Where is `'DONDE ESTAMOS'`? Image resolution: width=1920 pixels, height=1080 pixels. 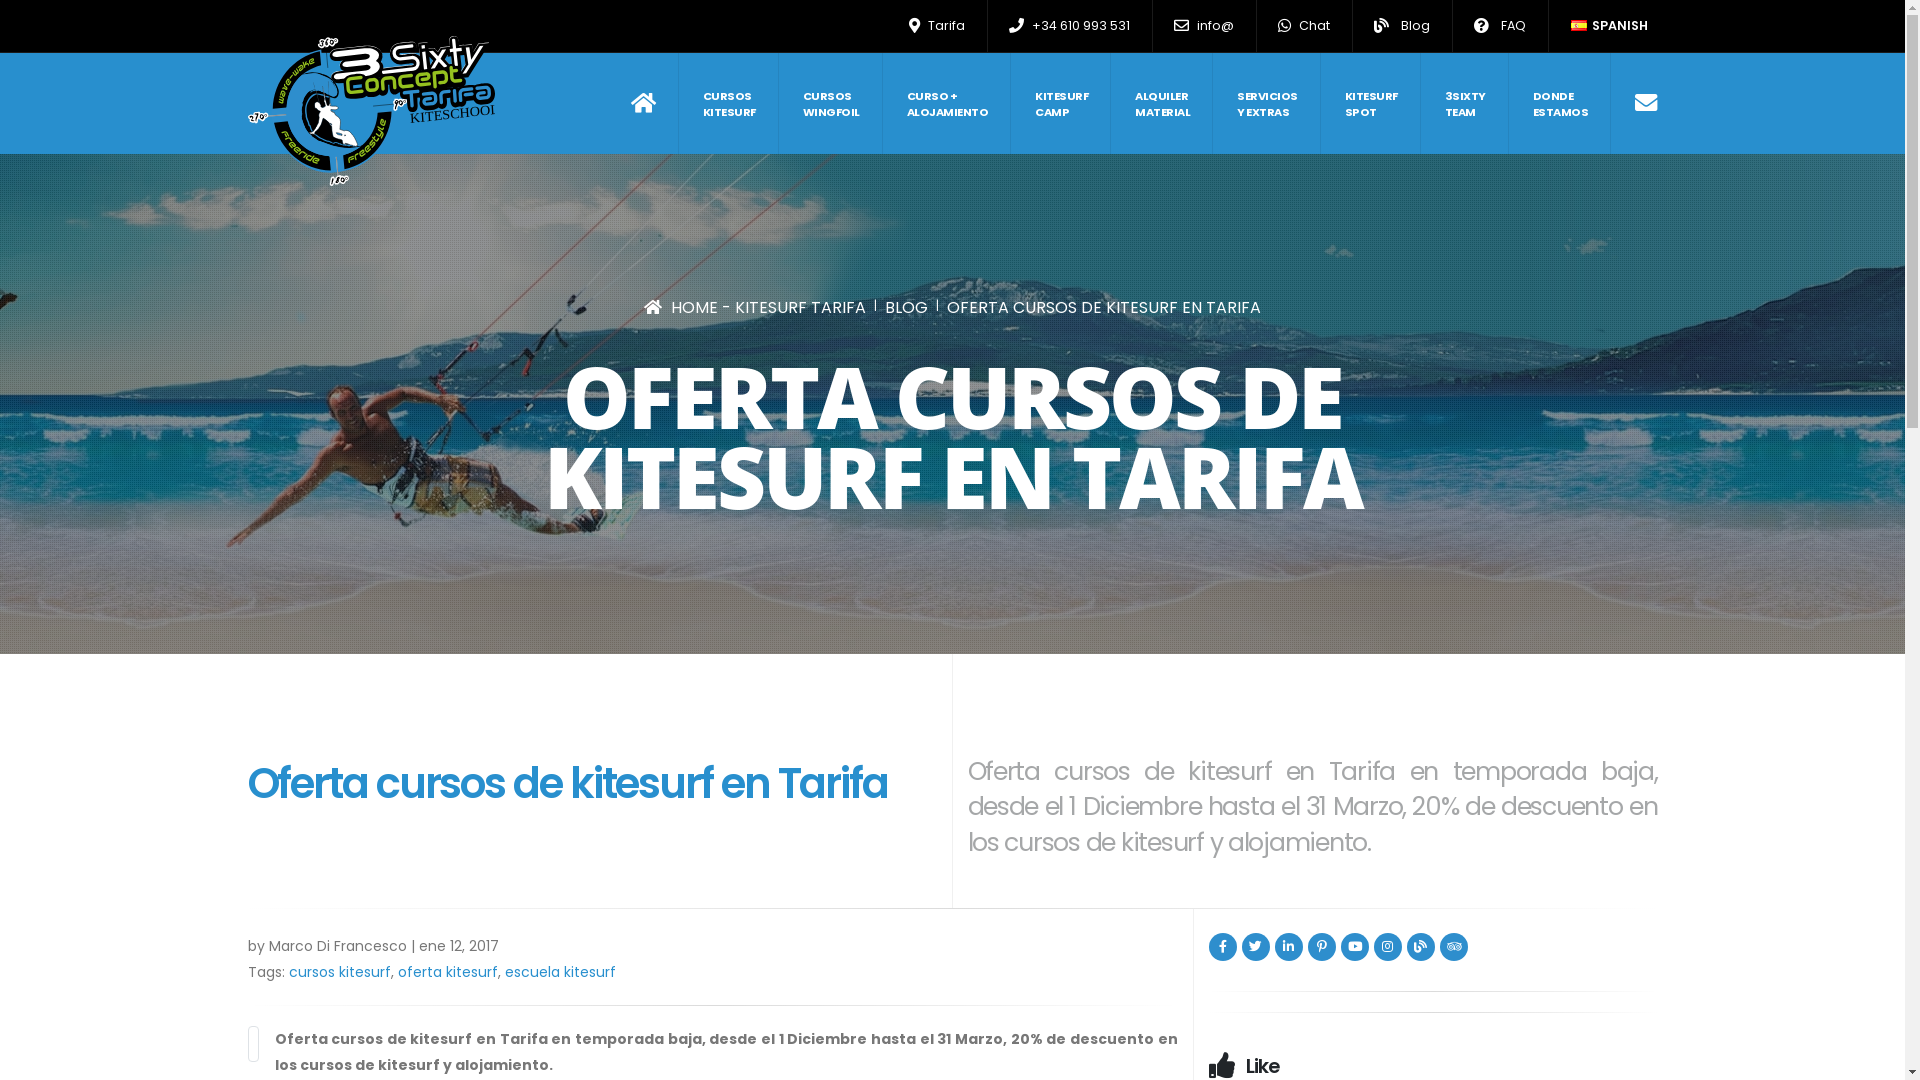 'DONDE ESTAMOS' is located at coordinates (1559, 103).